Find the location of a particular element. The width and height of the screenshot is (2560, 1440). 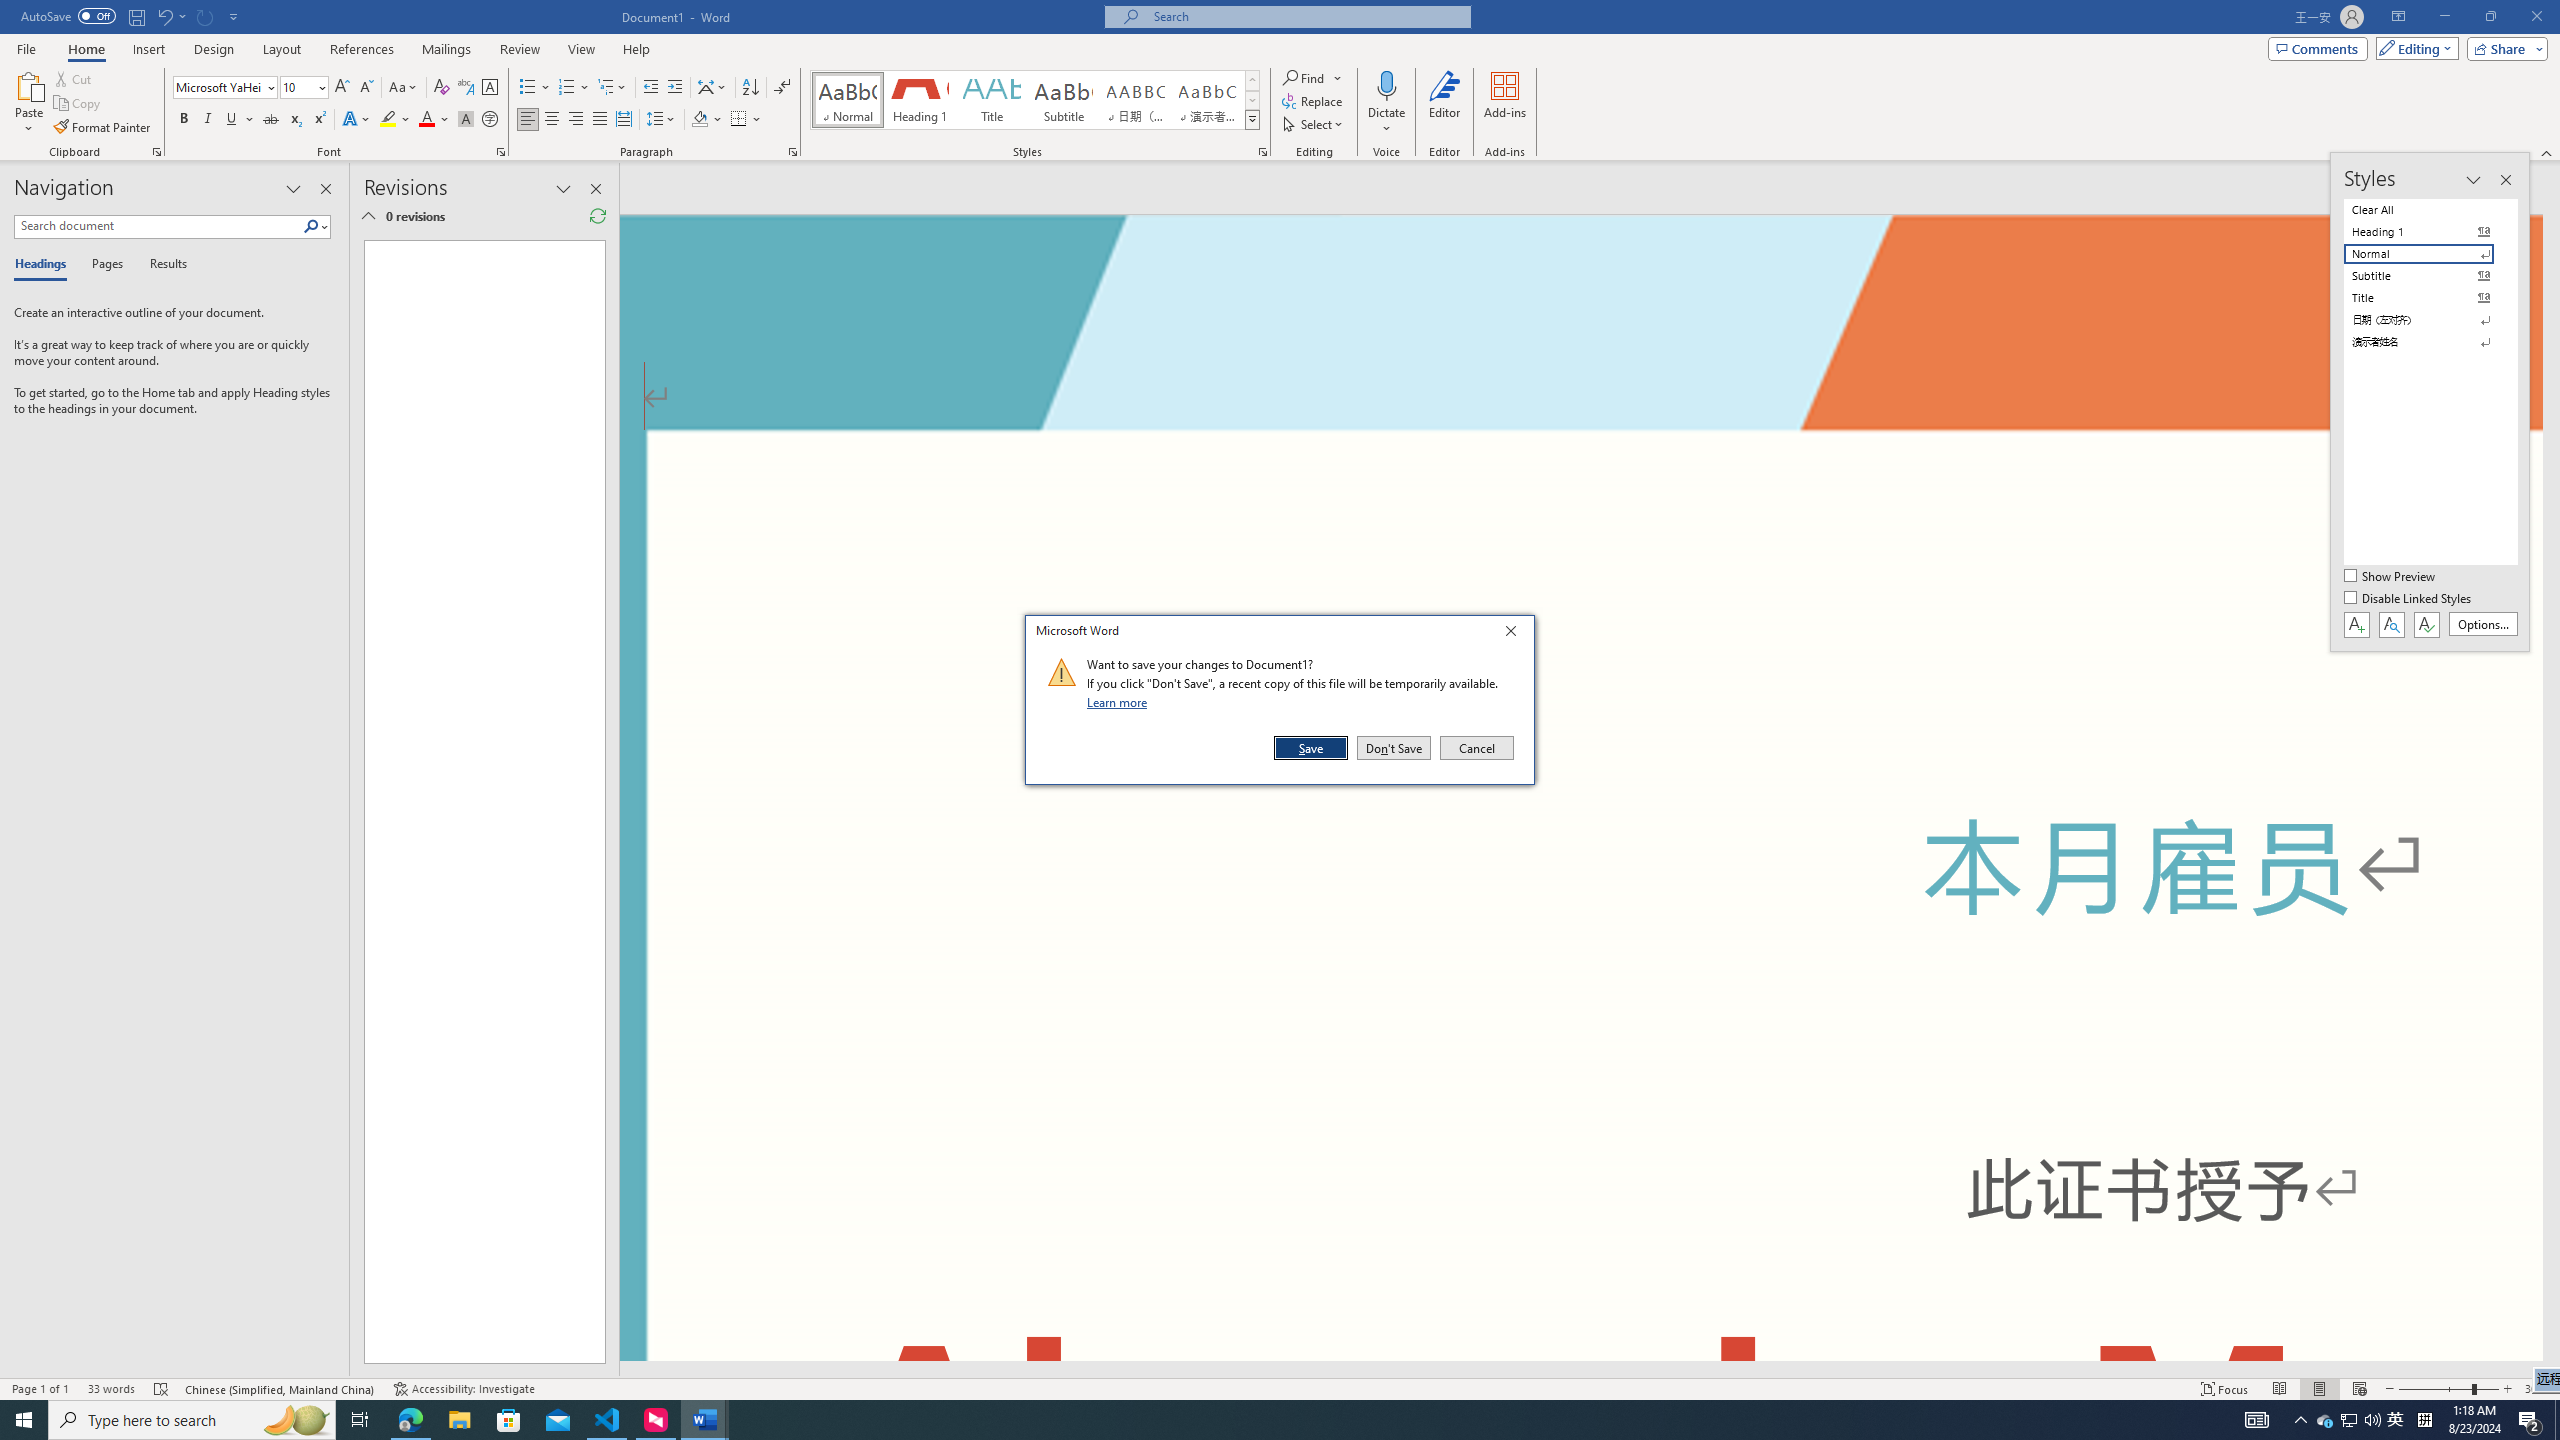

'Minimize' is located at coordinates (2443, 16).